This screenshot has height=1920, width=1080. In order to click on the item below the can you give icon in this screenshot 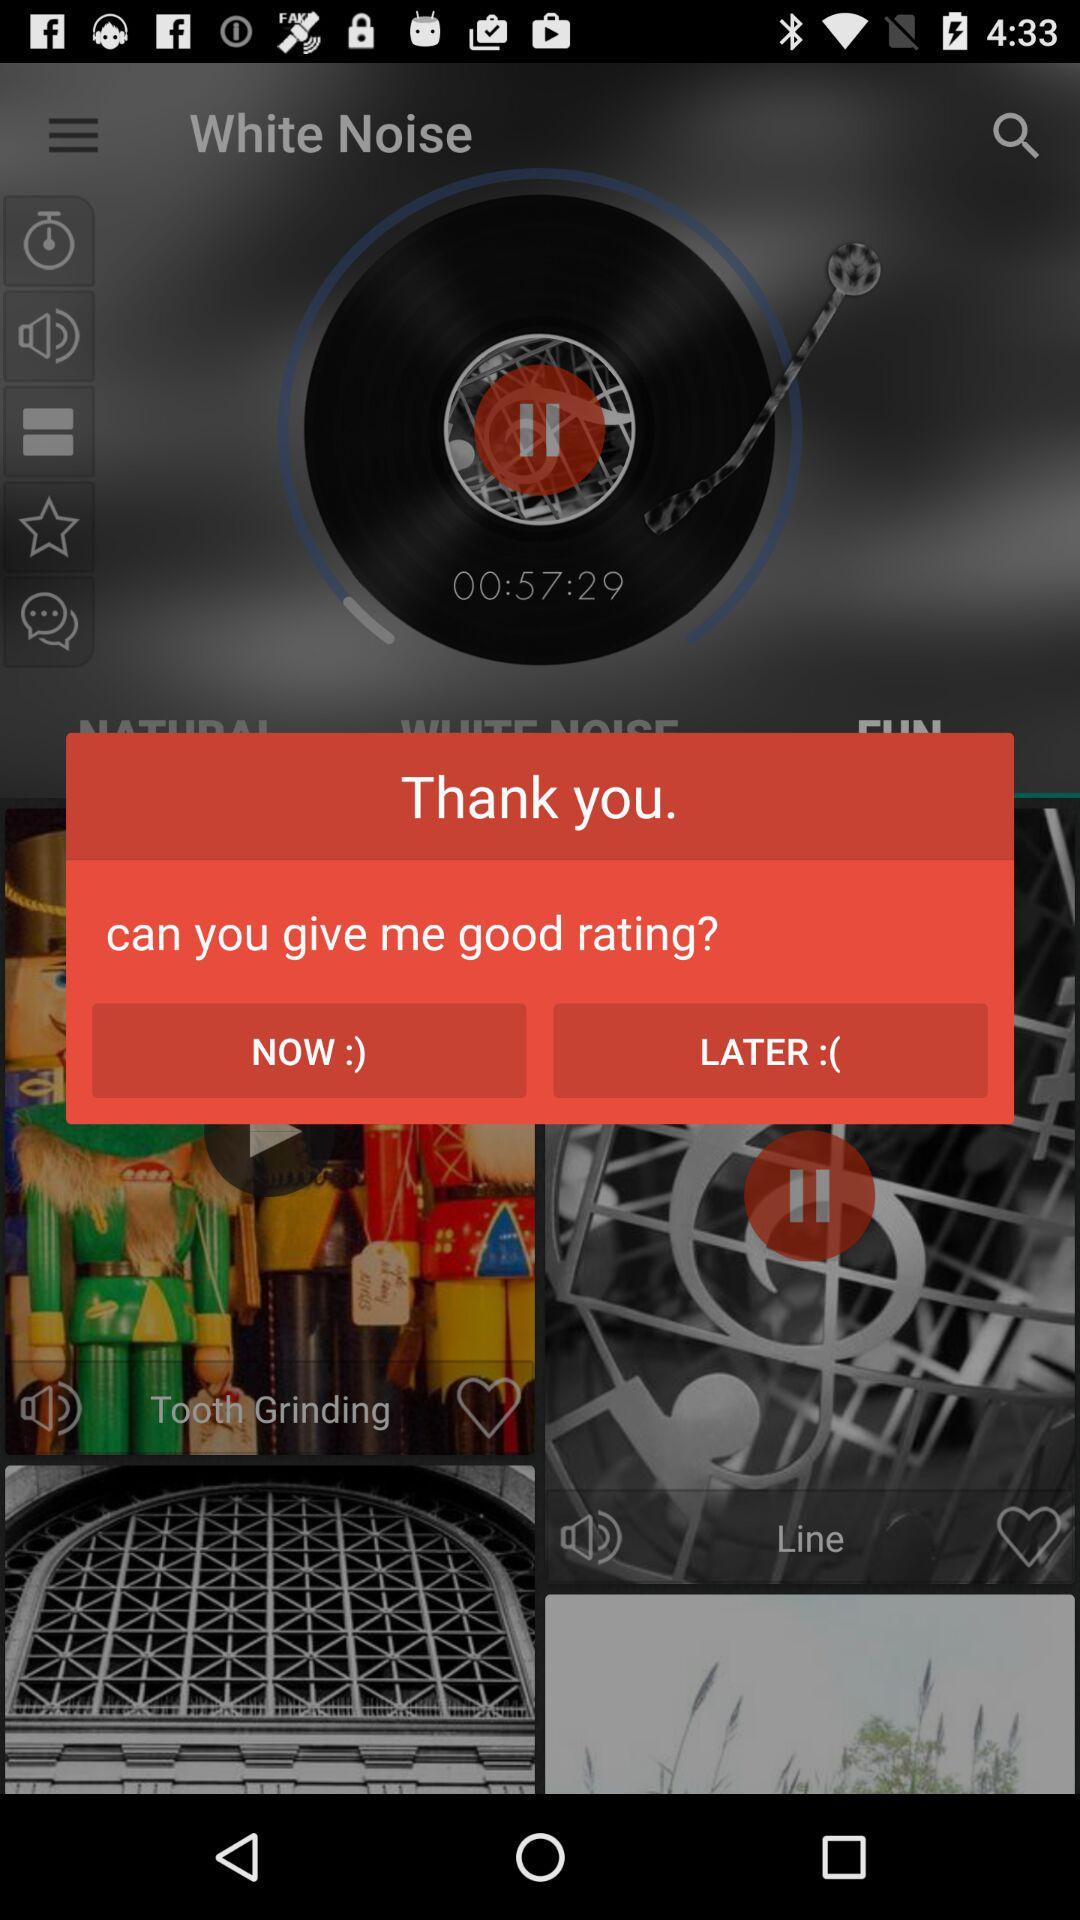, I will do `click(309, 1049)`.